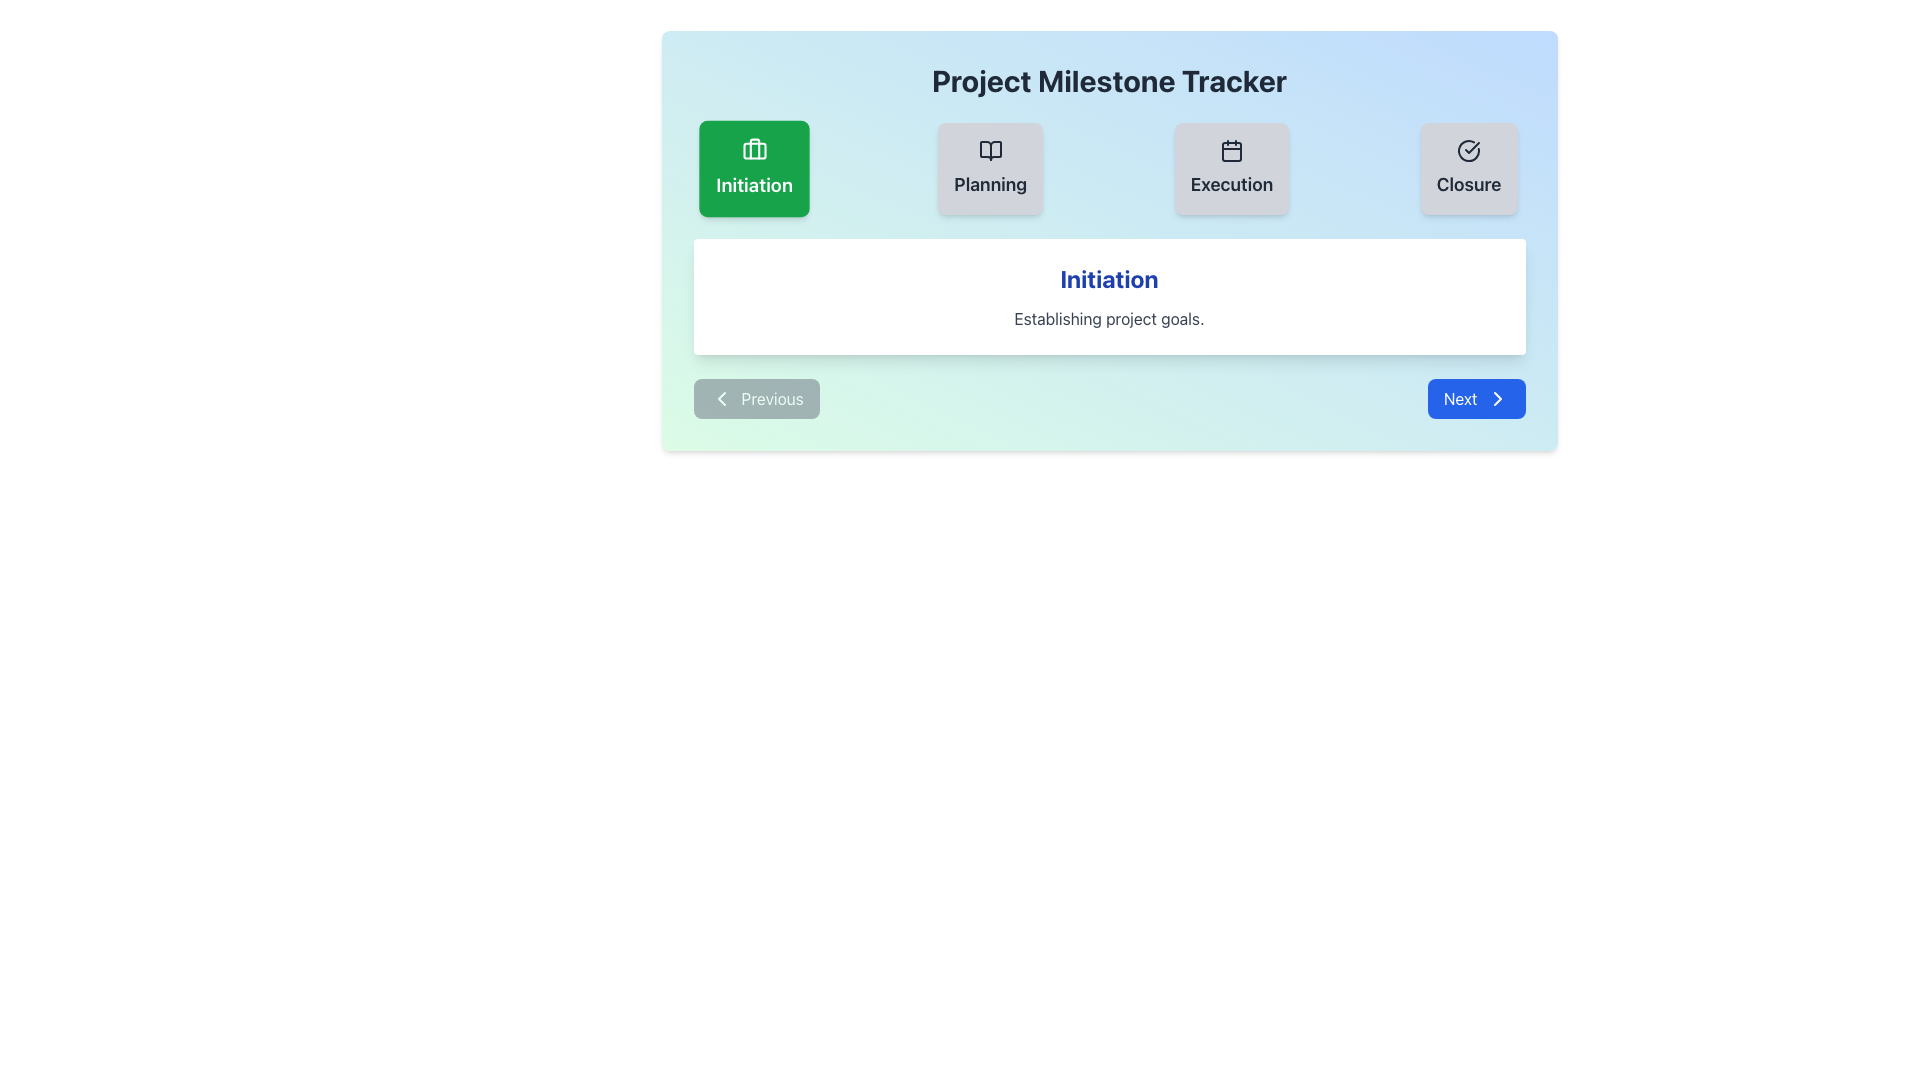  I want to click on text label displaying the title 'Planning' which is styled in a larger, bold font and is centered within the second card of a horizontal array of options, so click(990, 185).